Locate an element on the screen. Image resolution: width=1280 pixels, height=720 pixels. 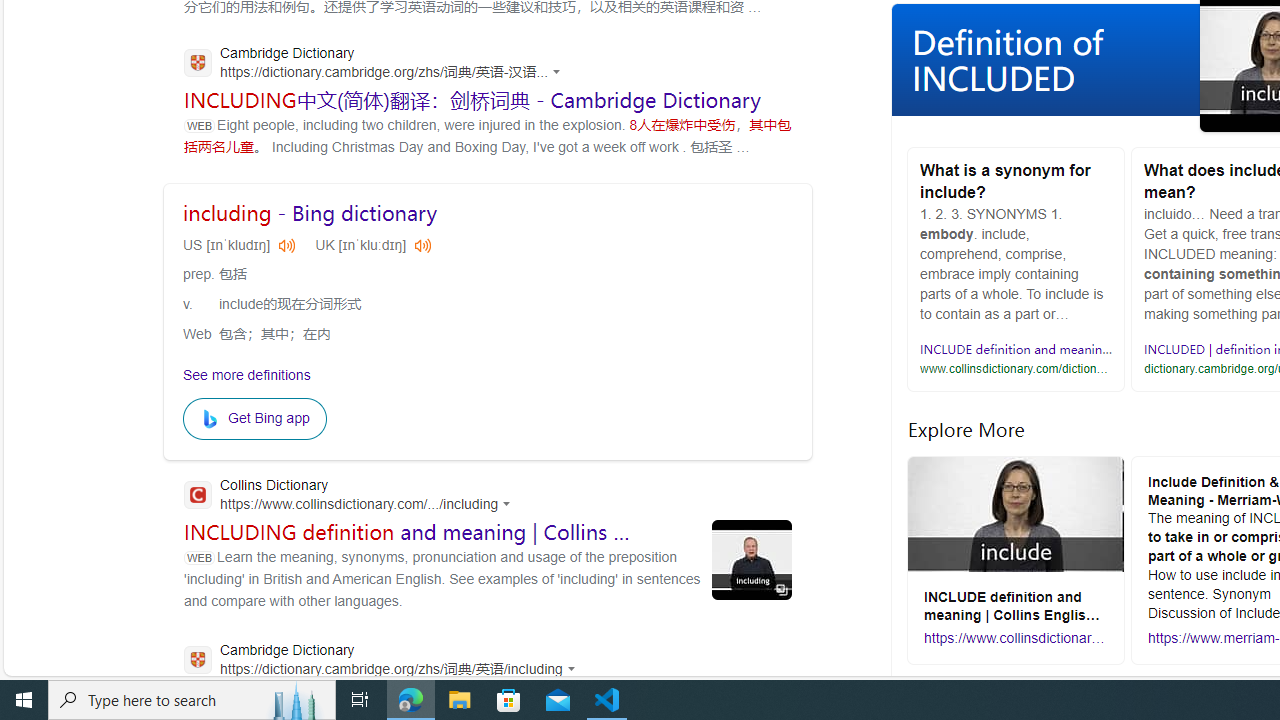
'Class: dictIcon rms_img' is located at coordinates (422, 243).